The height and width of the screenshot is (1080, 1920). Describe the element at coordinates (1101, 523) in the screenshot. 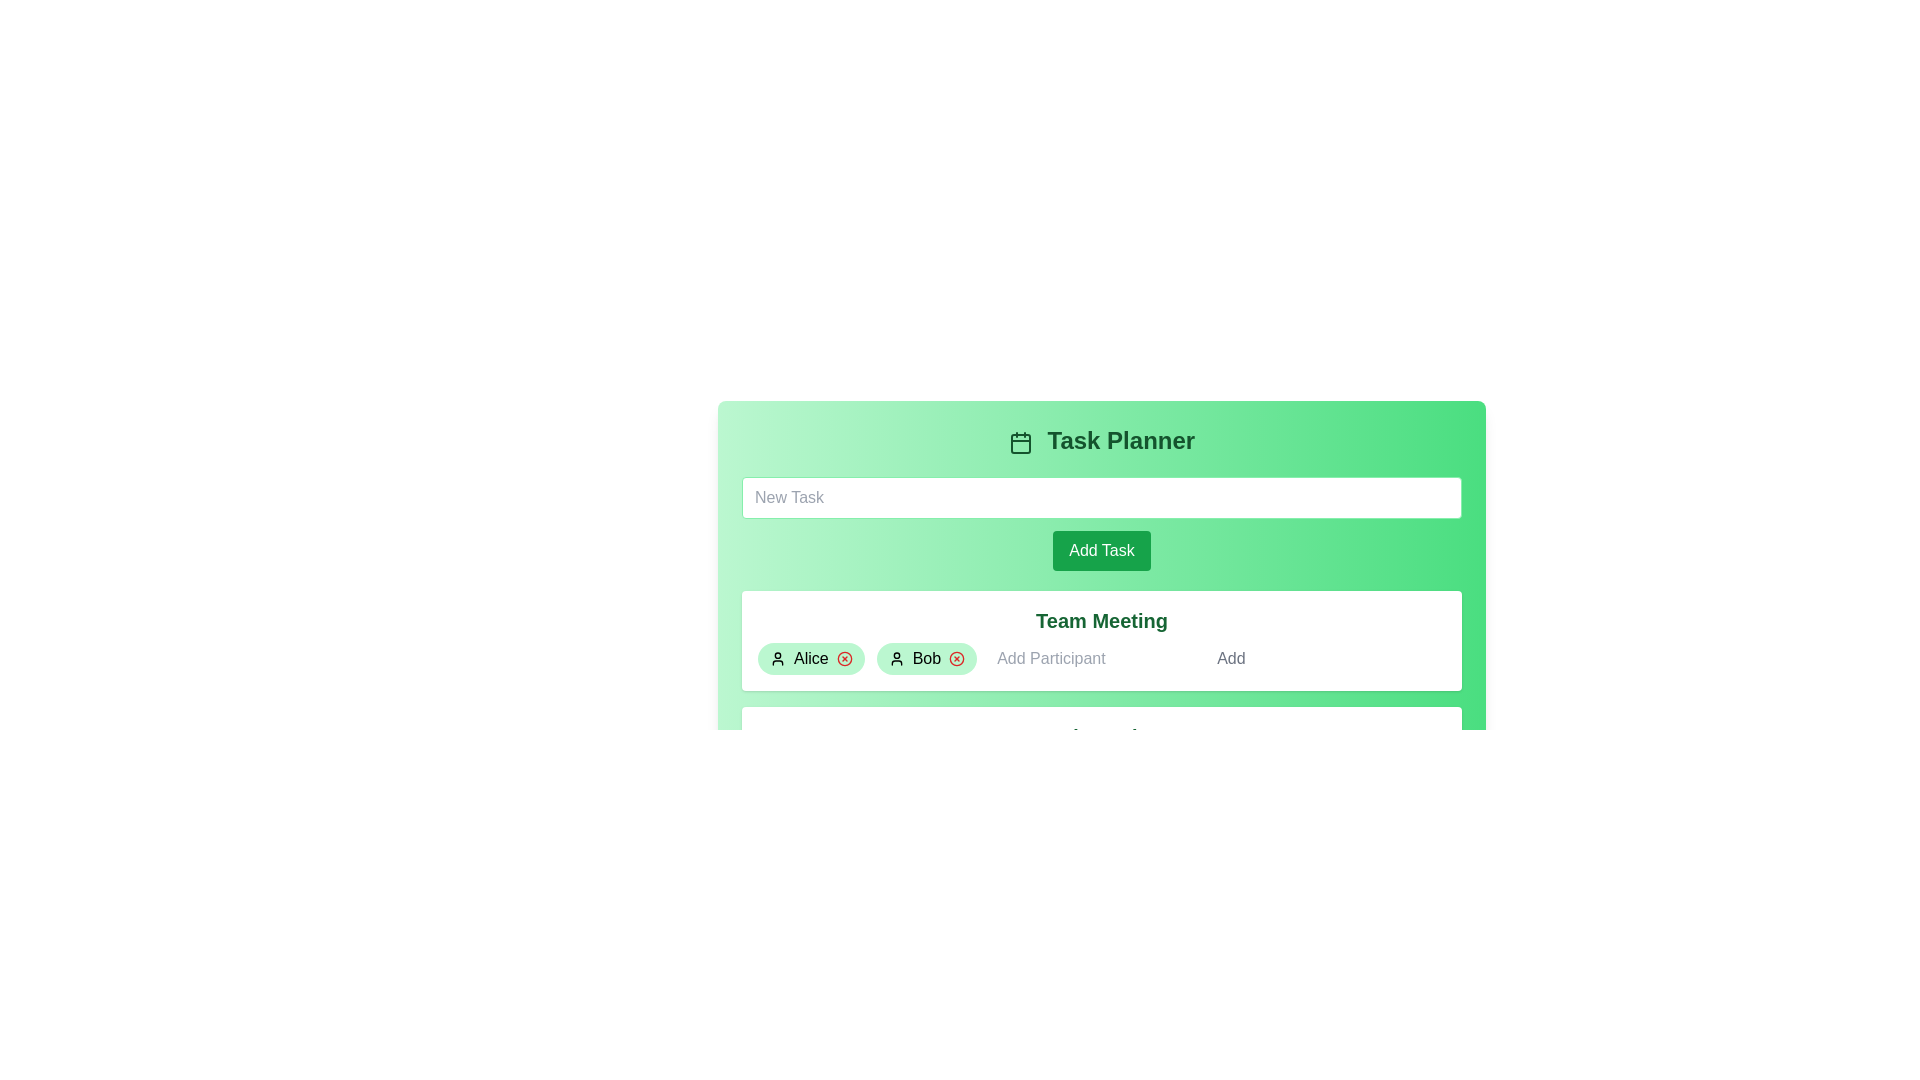

I see `the button located centrally under the 'New Task' input field` at that location.